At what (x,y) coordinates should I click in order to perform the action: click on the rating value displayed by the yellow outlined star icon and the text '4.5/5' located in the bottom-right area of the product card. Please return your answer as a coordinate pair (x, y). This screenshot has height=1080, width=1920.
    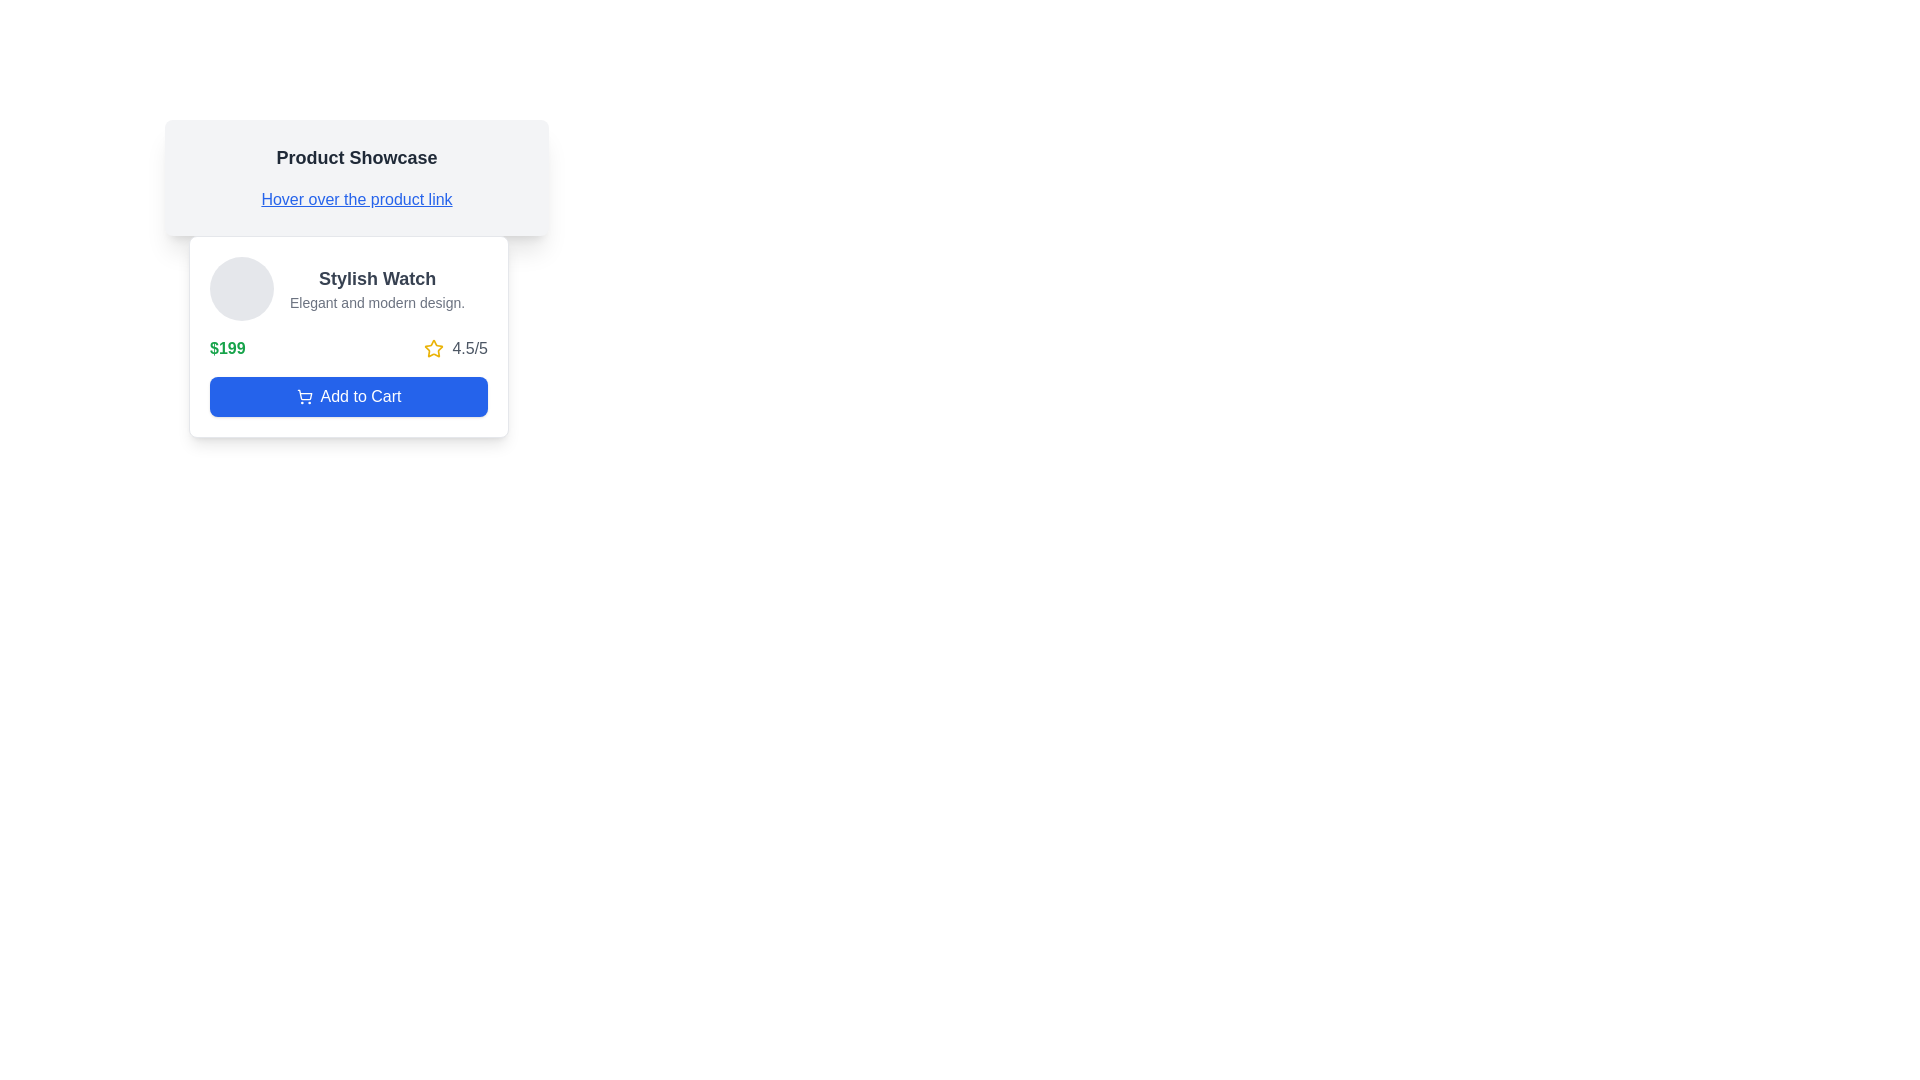
    Looking at the image, I should click on (455, 347).